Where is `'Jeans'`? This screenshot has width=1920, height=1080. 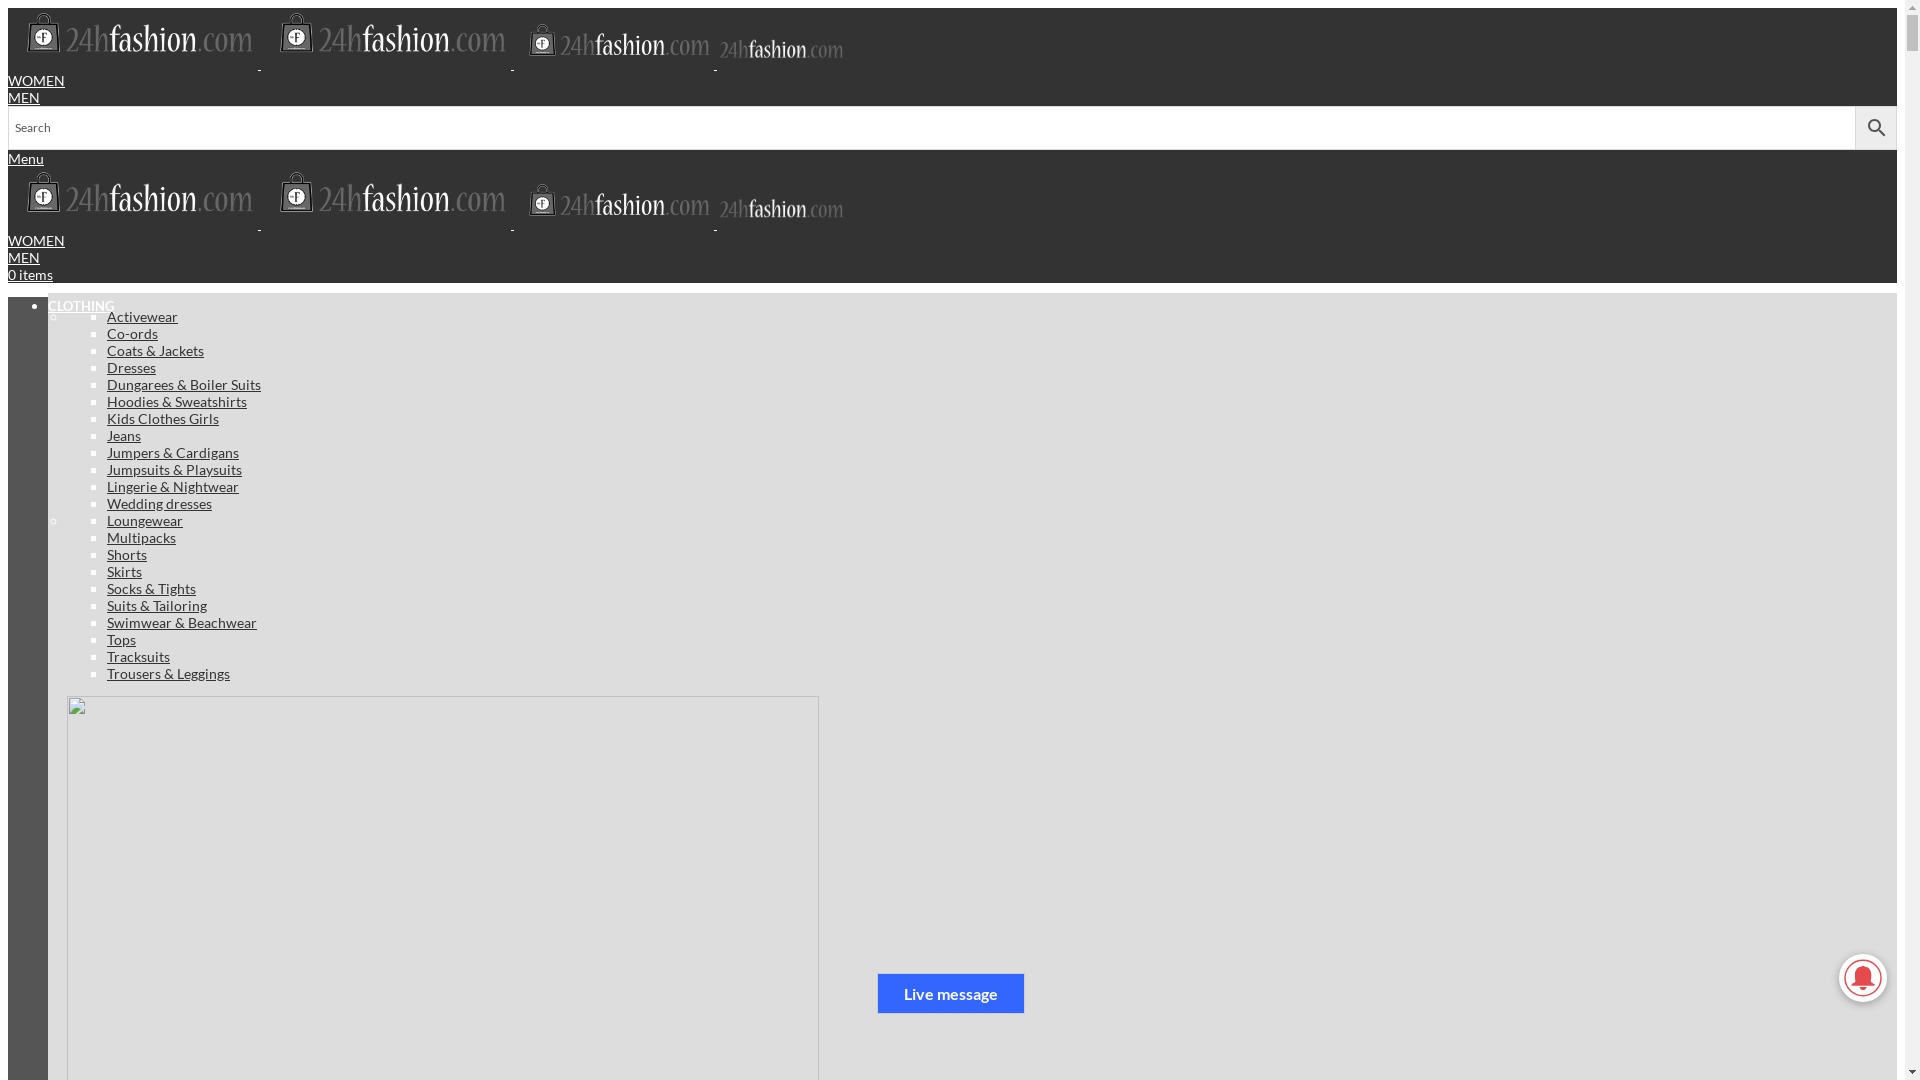
'Jeans' is located at coordinates (123, 433).